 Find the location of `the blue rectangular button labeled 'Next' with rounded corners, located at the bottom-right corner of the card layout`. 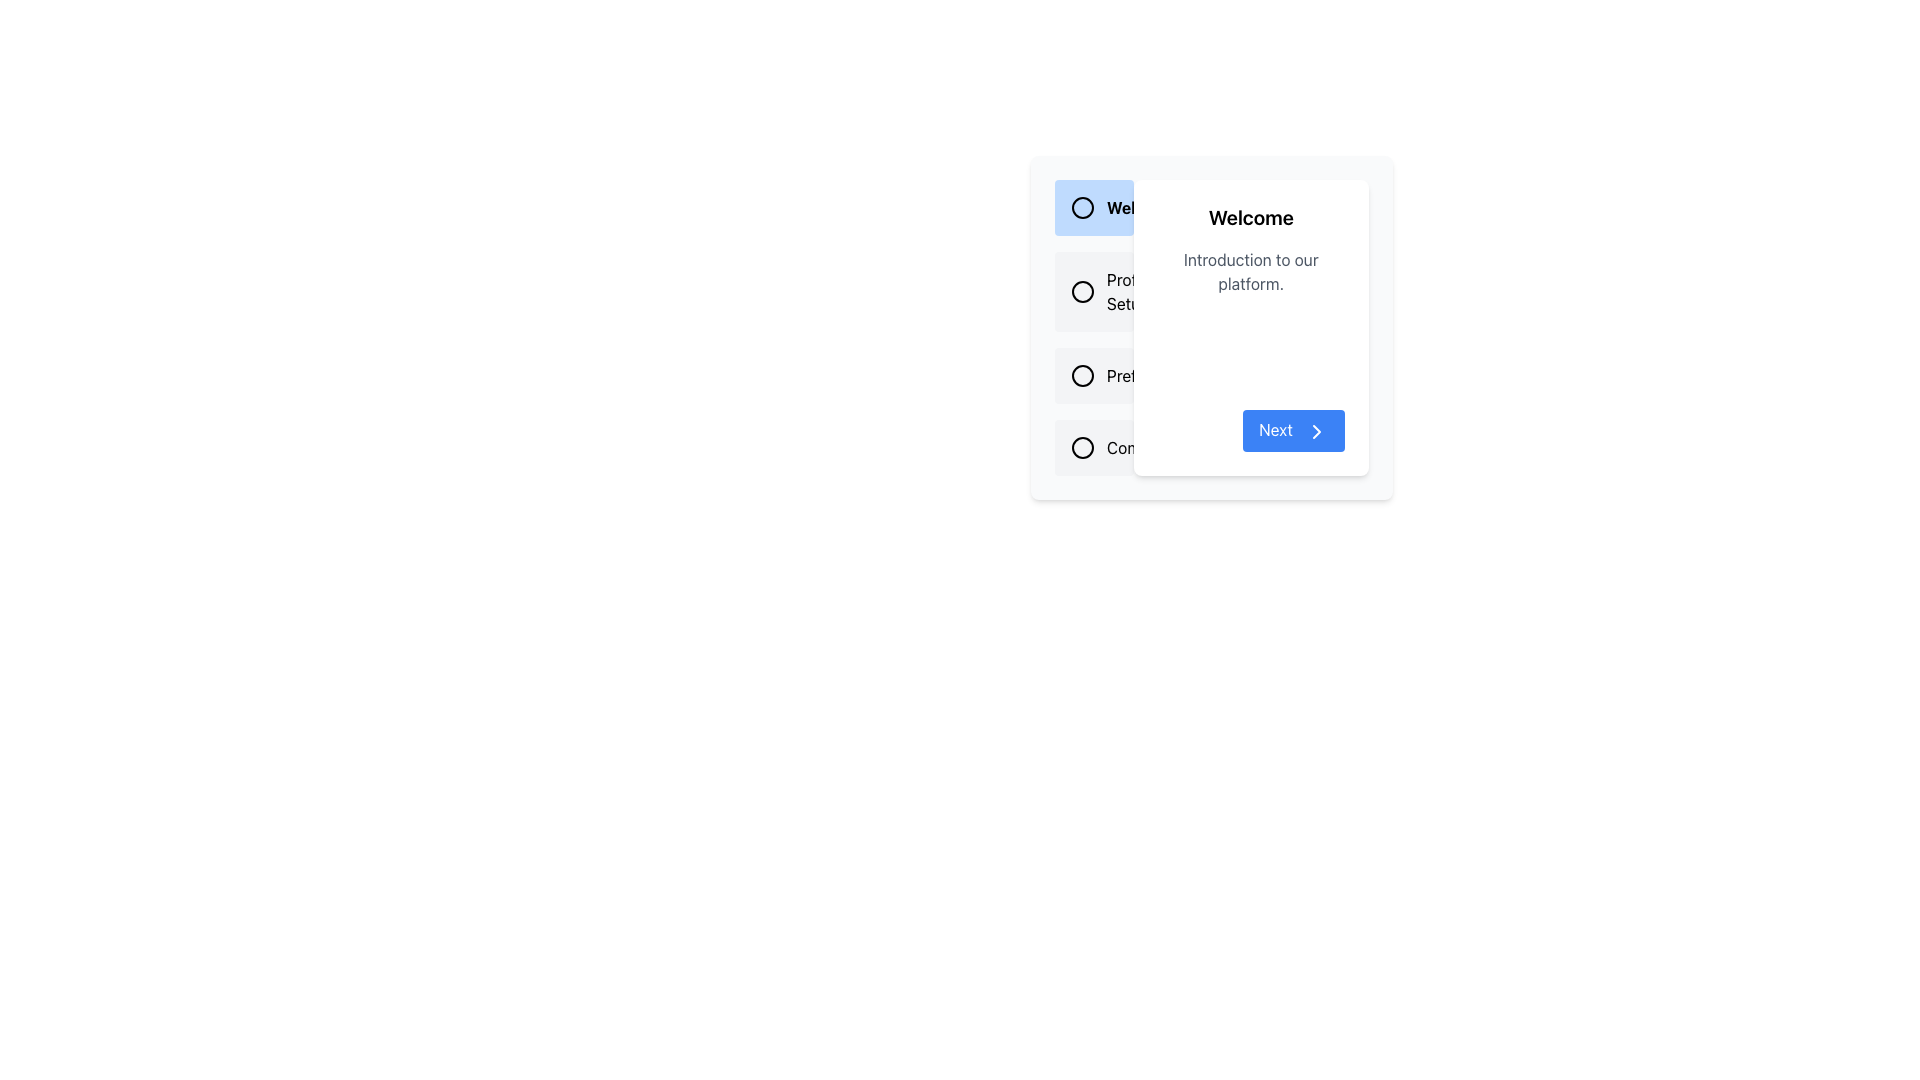

the blue rectangular button labeled 'Next' with rounded corners, located at the bottom-right corner of the card layout is located at coordinates (1250, 430).